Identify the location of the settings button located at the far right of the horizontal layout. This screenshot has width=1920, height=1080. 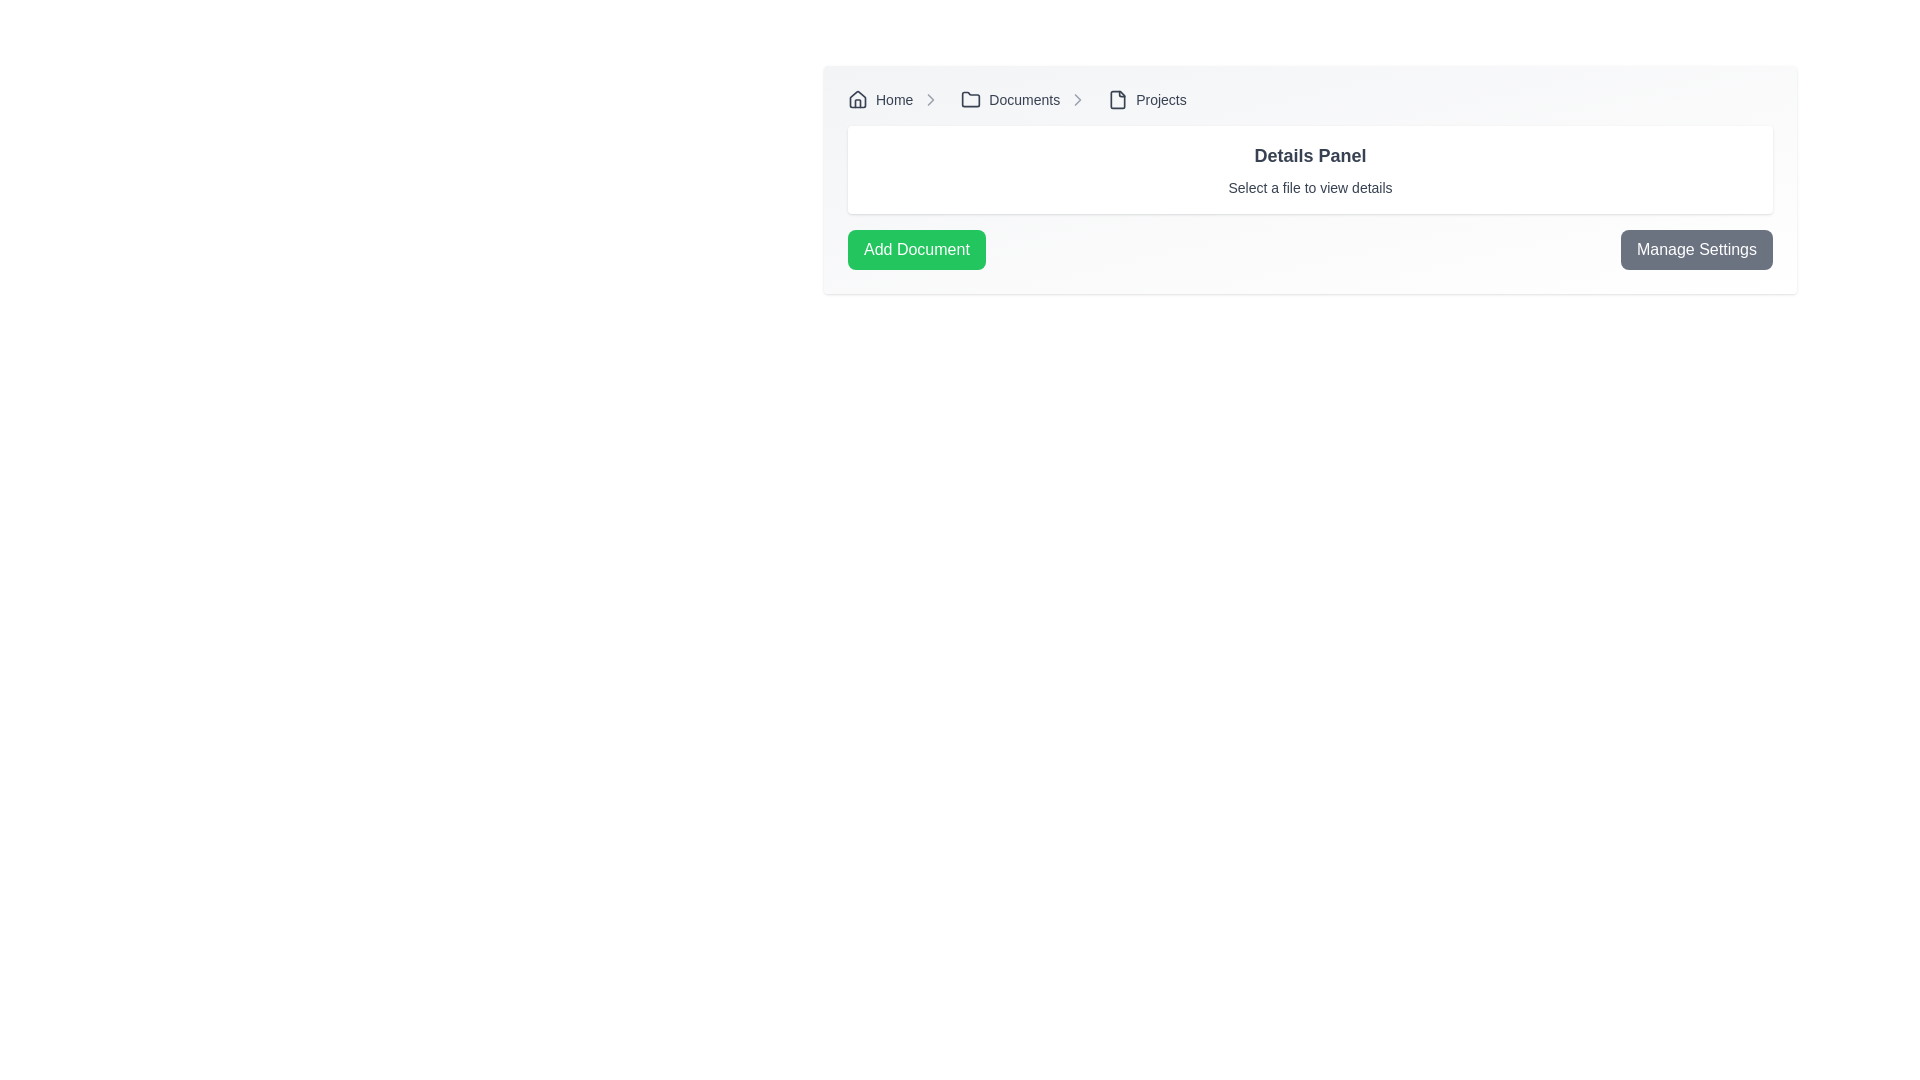
(1695, 249).